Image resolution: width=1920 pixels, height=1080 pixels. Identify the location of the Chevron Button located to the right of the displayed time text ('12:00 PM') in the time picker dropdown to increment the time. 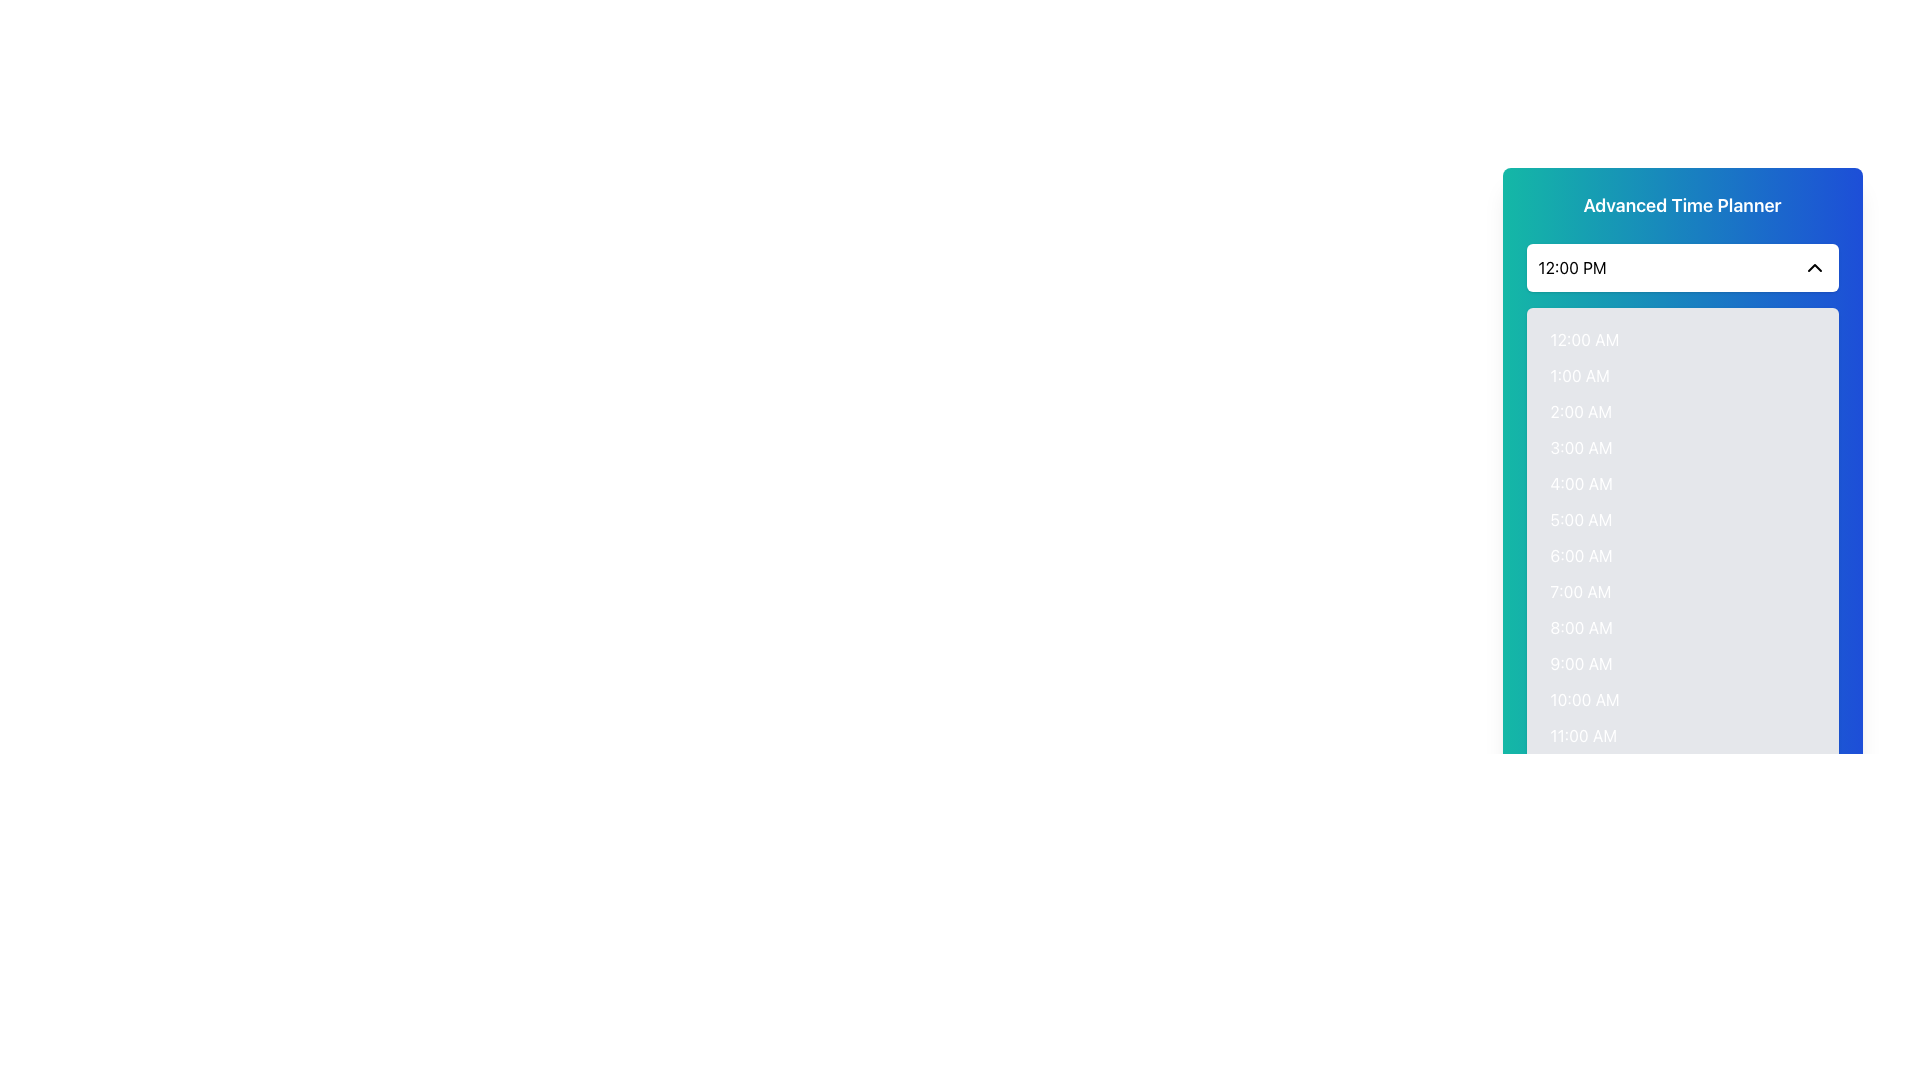
(1814, 266).